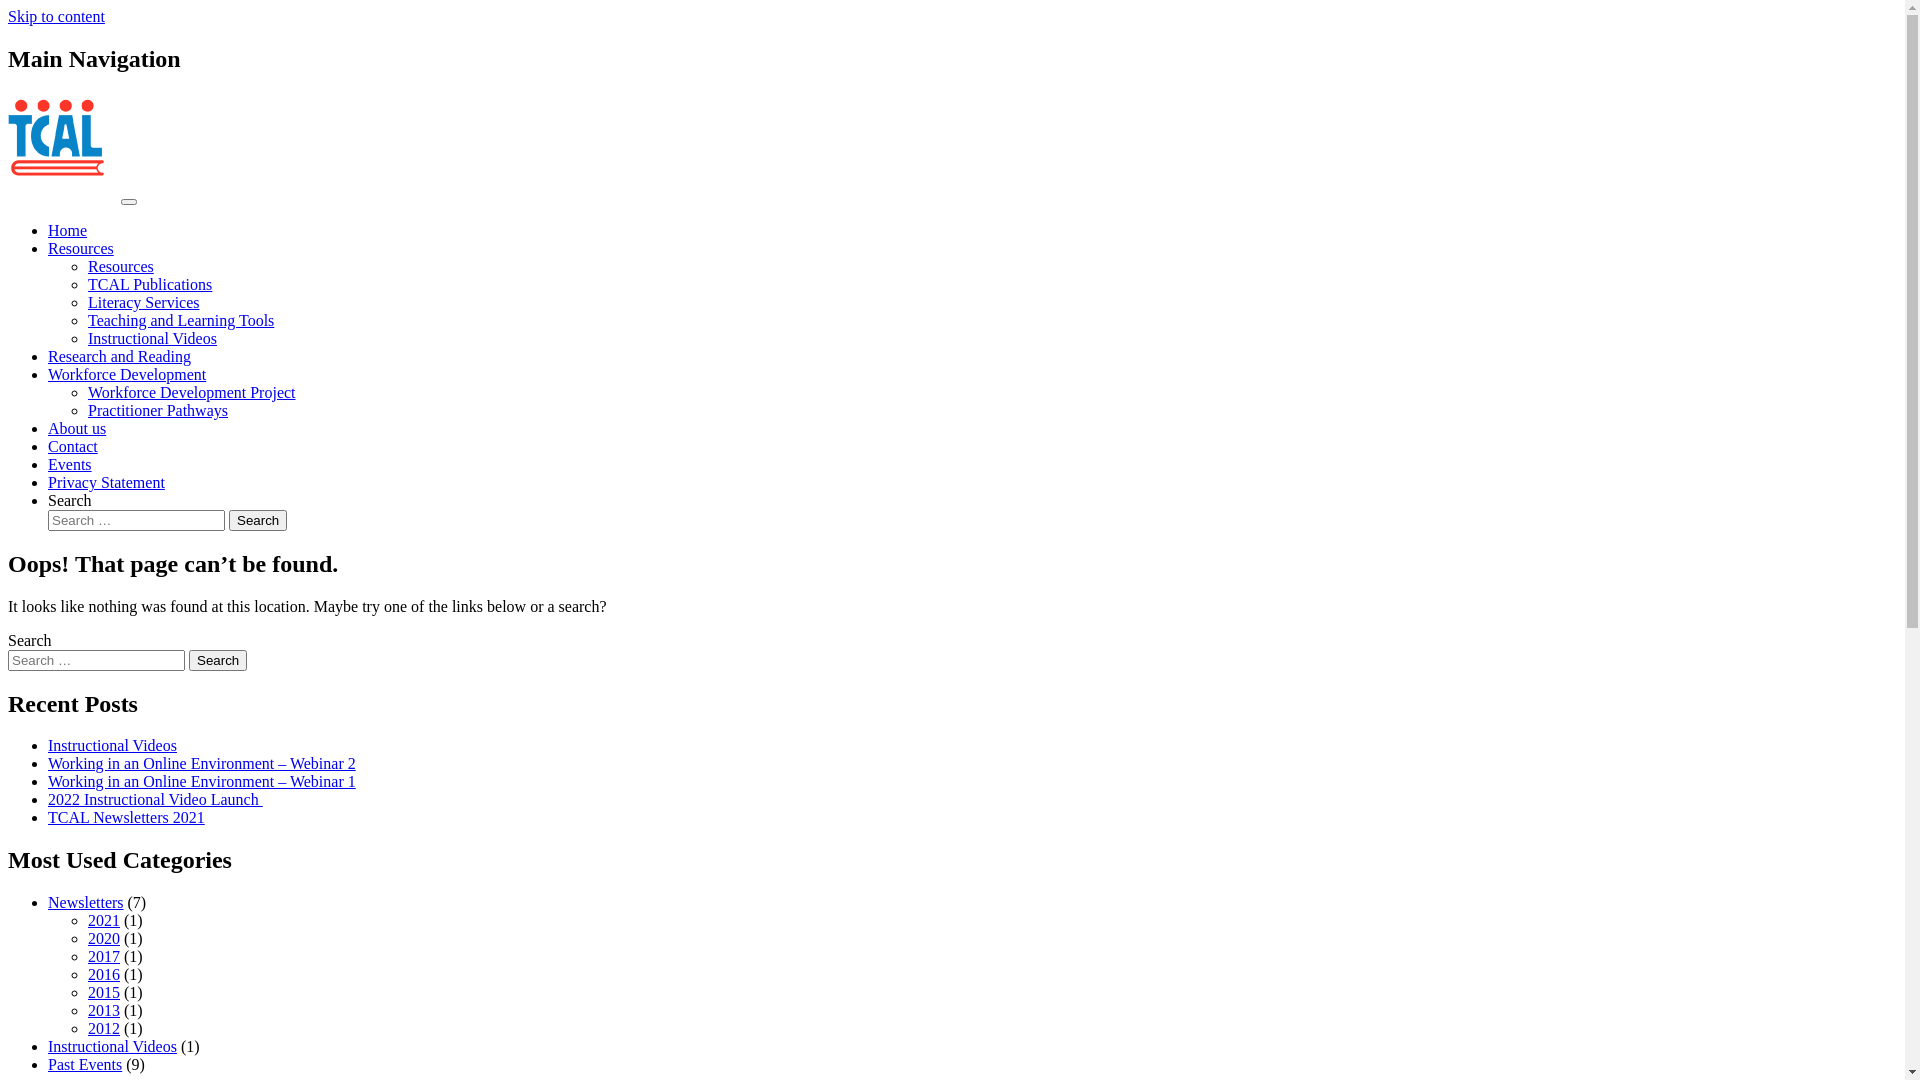 Image resolution: width=1920 pixels, height=1080 pixels. What do you see at coordinates (103, 992) in the screenshot?
I see `'2015'` at bounding box center [103, 992].